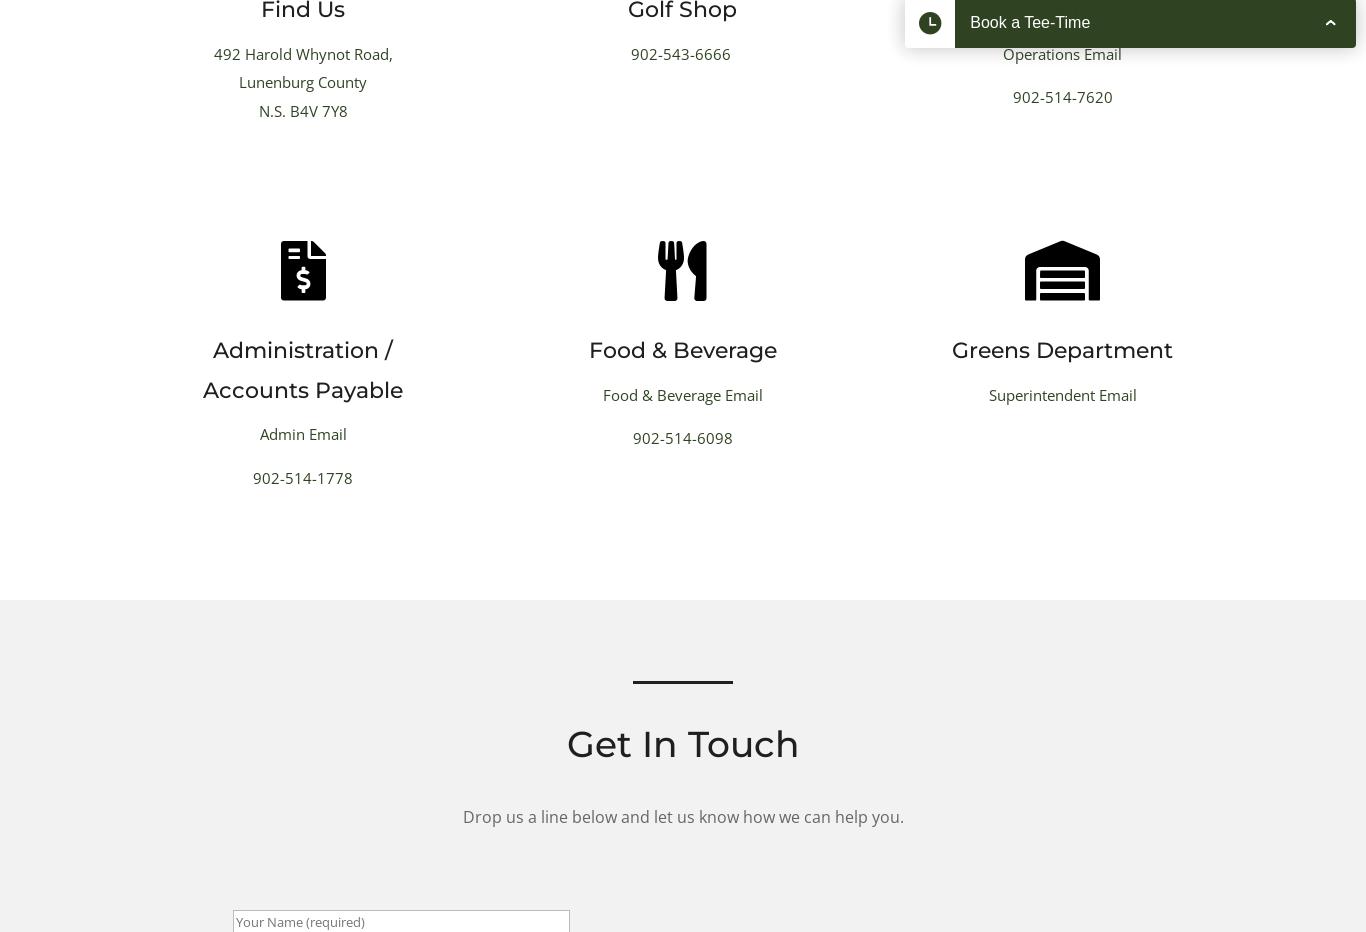 Image resolution: width=1366 pixels, height=932 pixels. I want to click on '902-514-1778', so click(302, 475).